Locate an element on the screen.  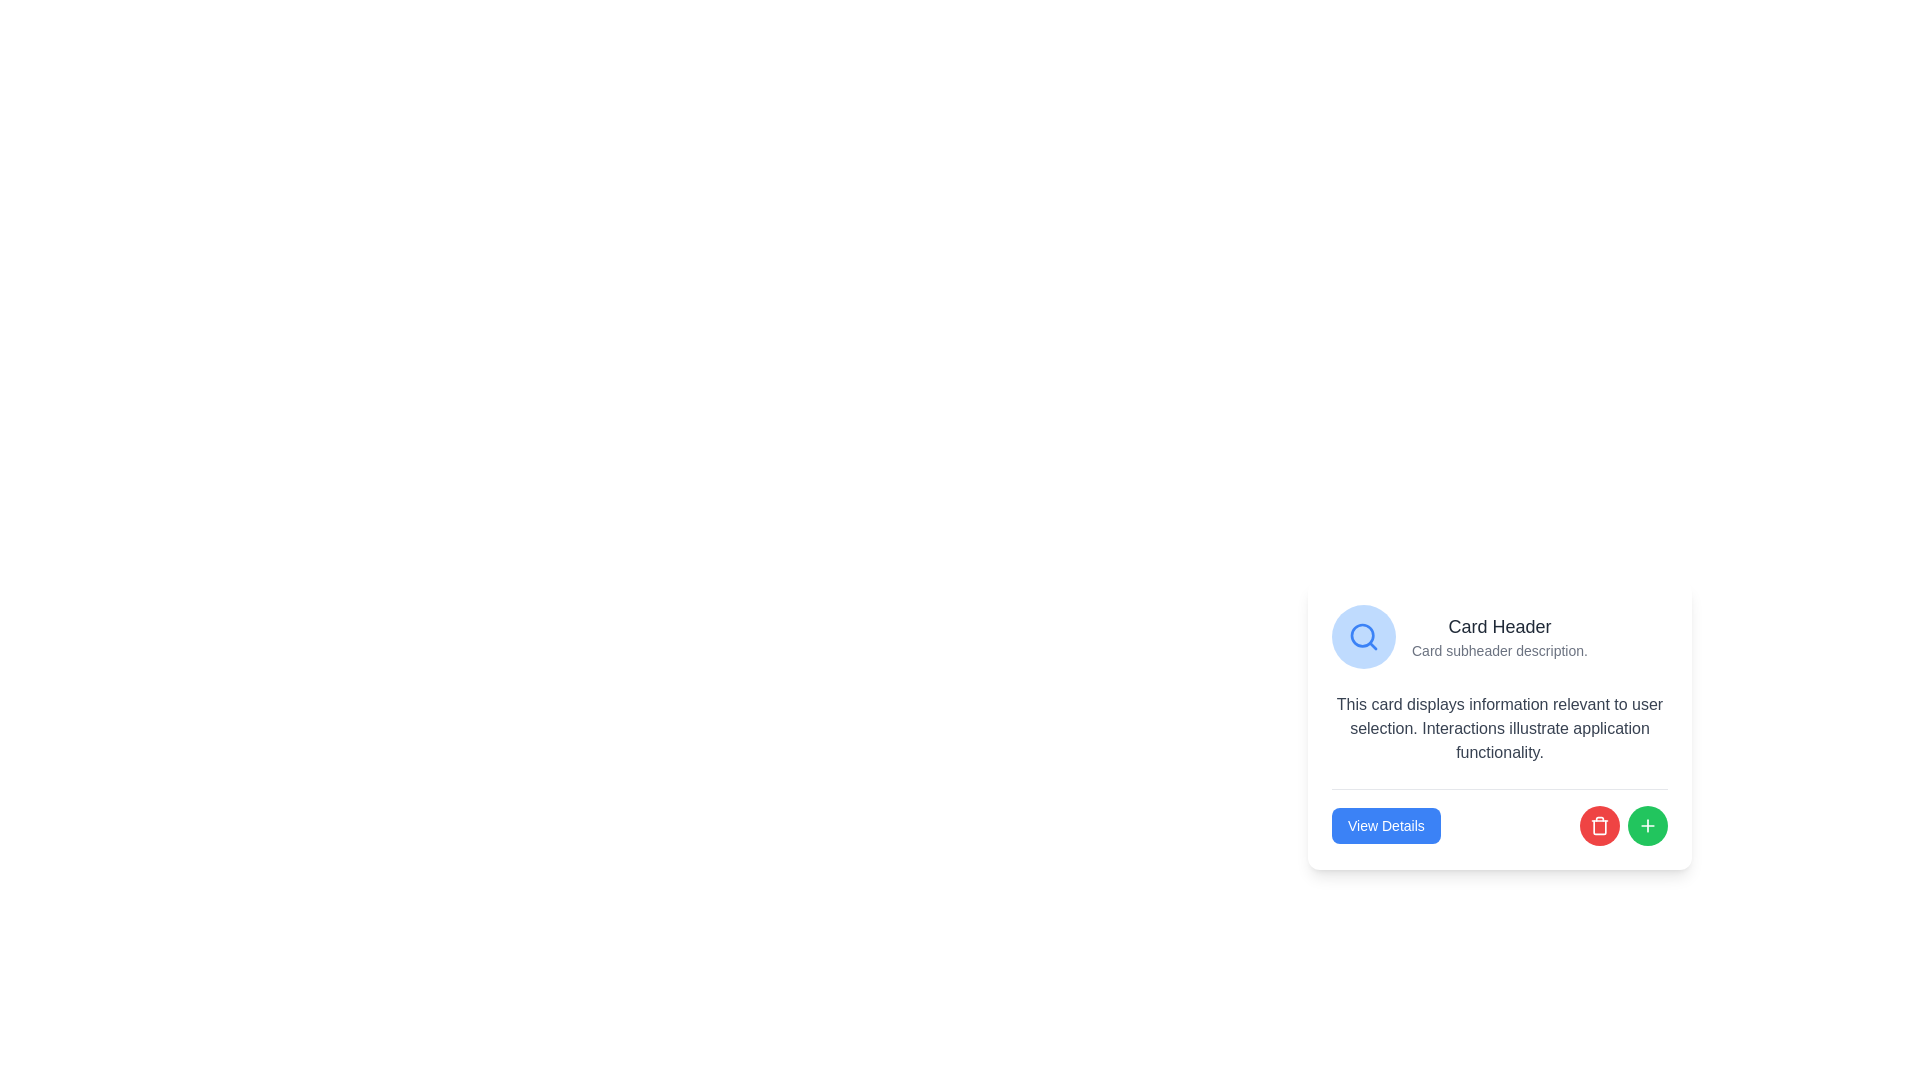
the small, circular green button with a centered '+' symbol located at the bottom-right corner of the card component is located at coordinates (1647, 825).